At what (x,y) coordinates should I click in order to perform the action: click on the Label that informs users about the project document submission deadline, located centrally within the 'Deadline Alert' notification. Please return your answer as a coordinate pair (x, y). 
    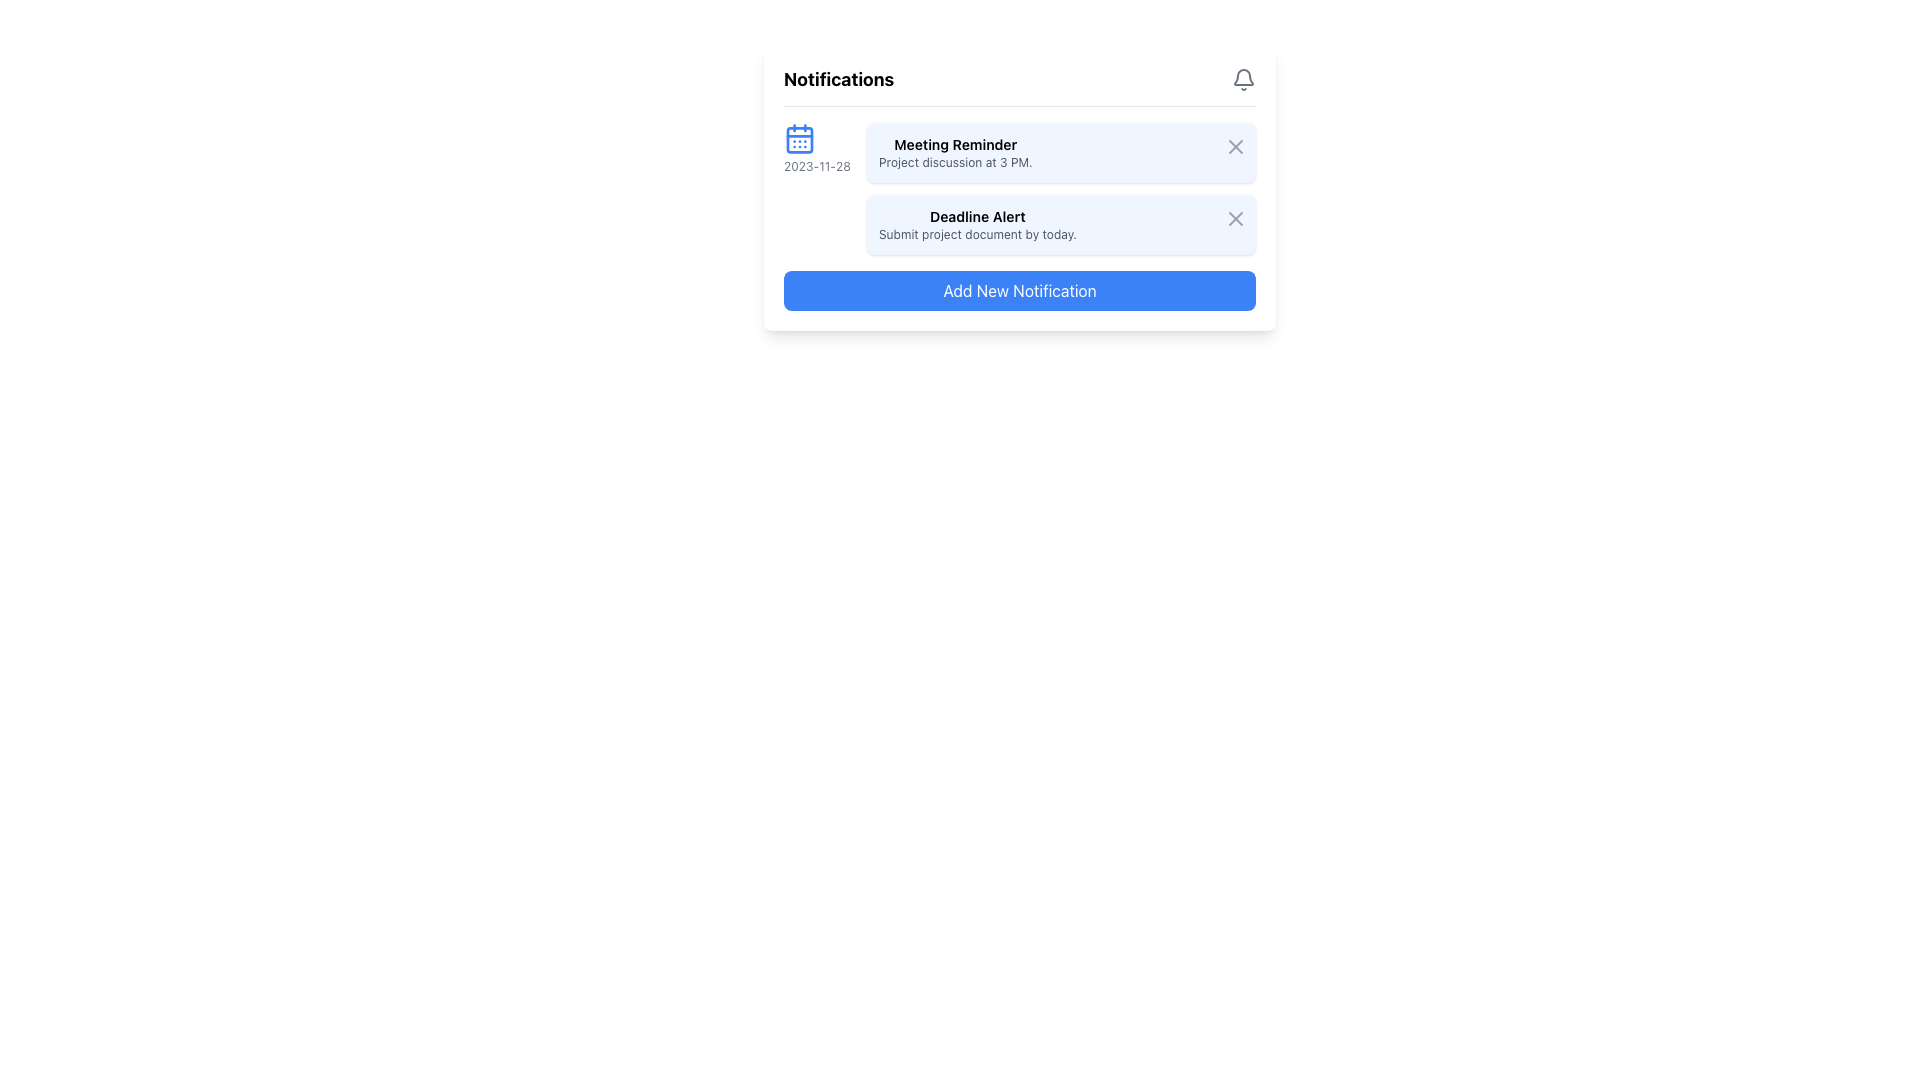
    Looking at the image, I should click on (977, 224).